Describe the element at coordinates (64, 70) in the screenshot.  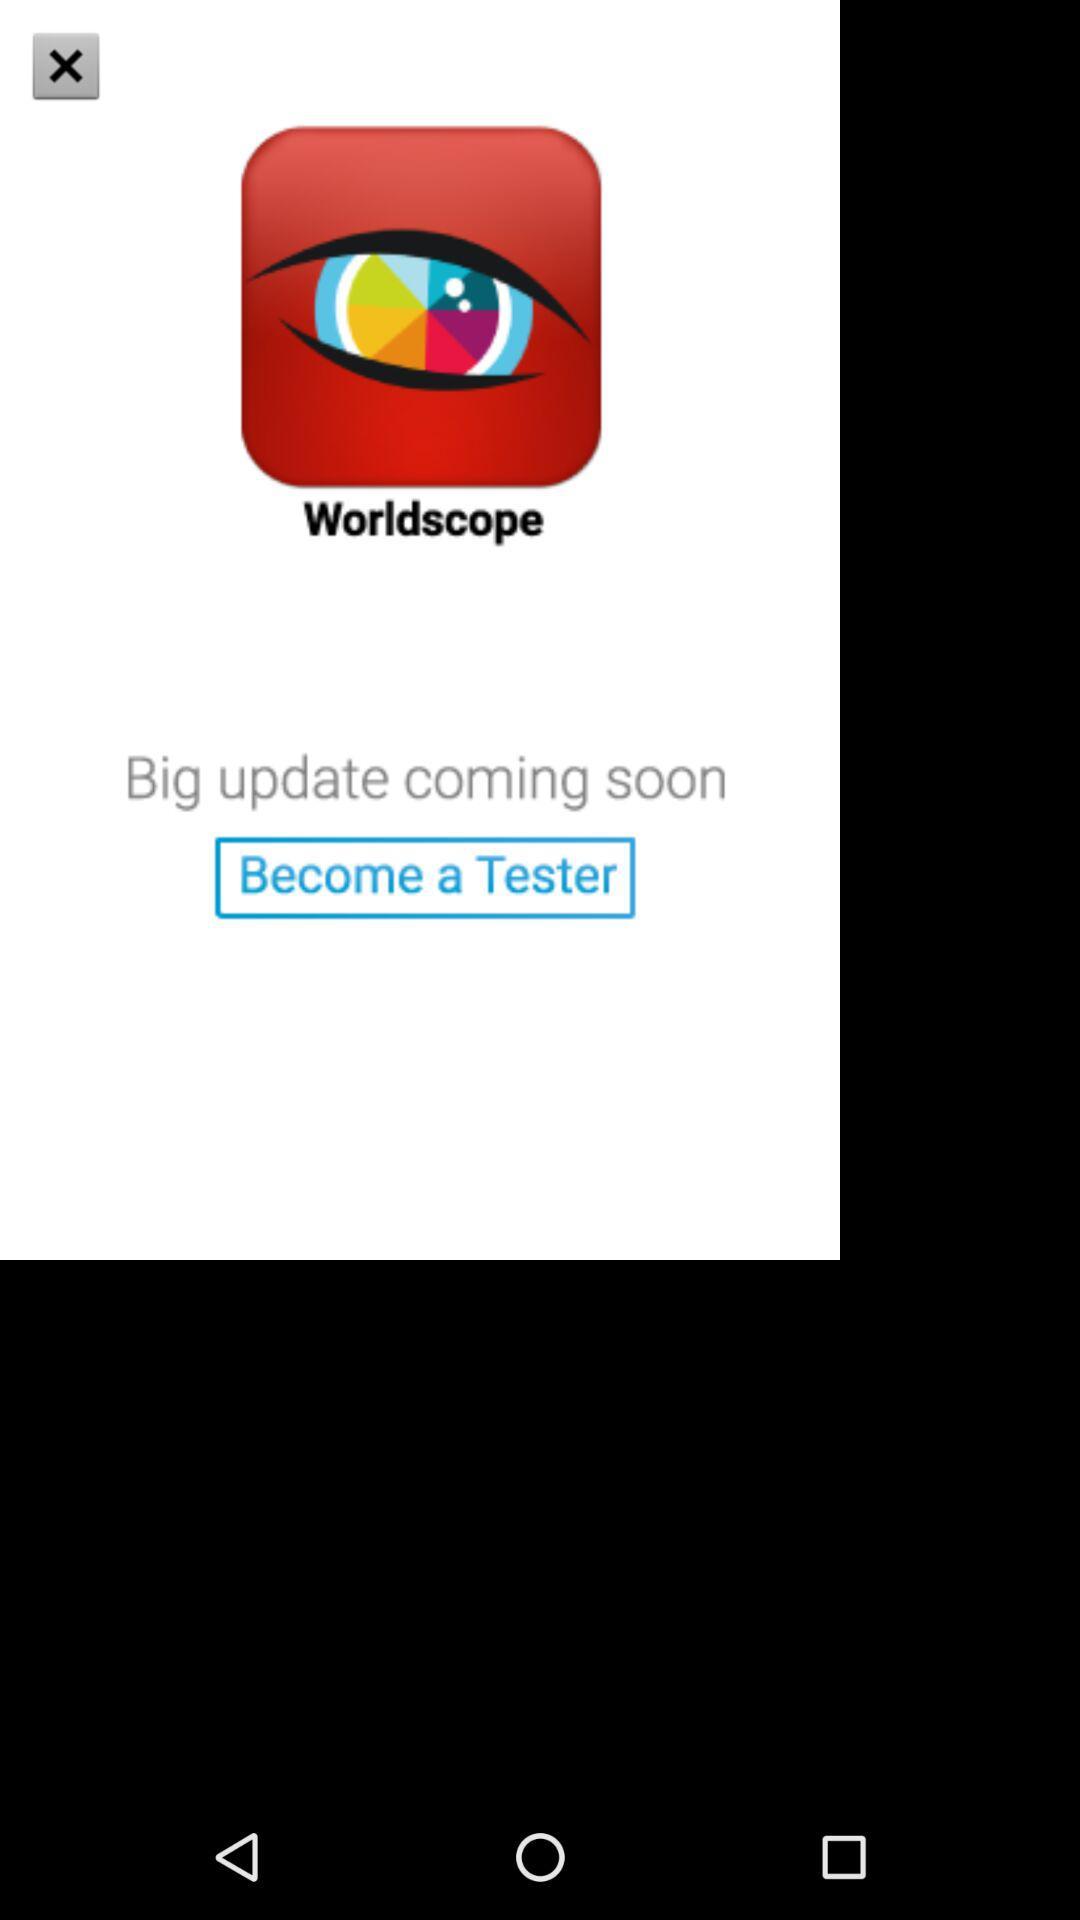
I see `the close icon` at that location.